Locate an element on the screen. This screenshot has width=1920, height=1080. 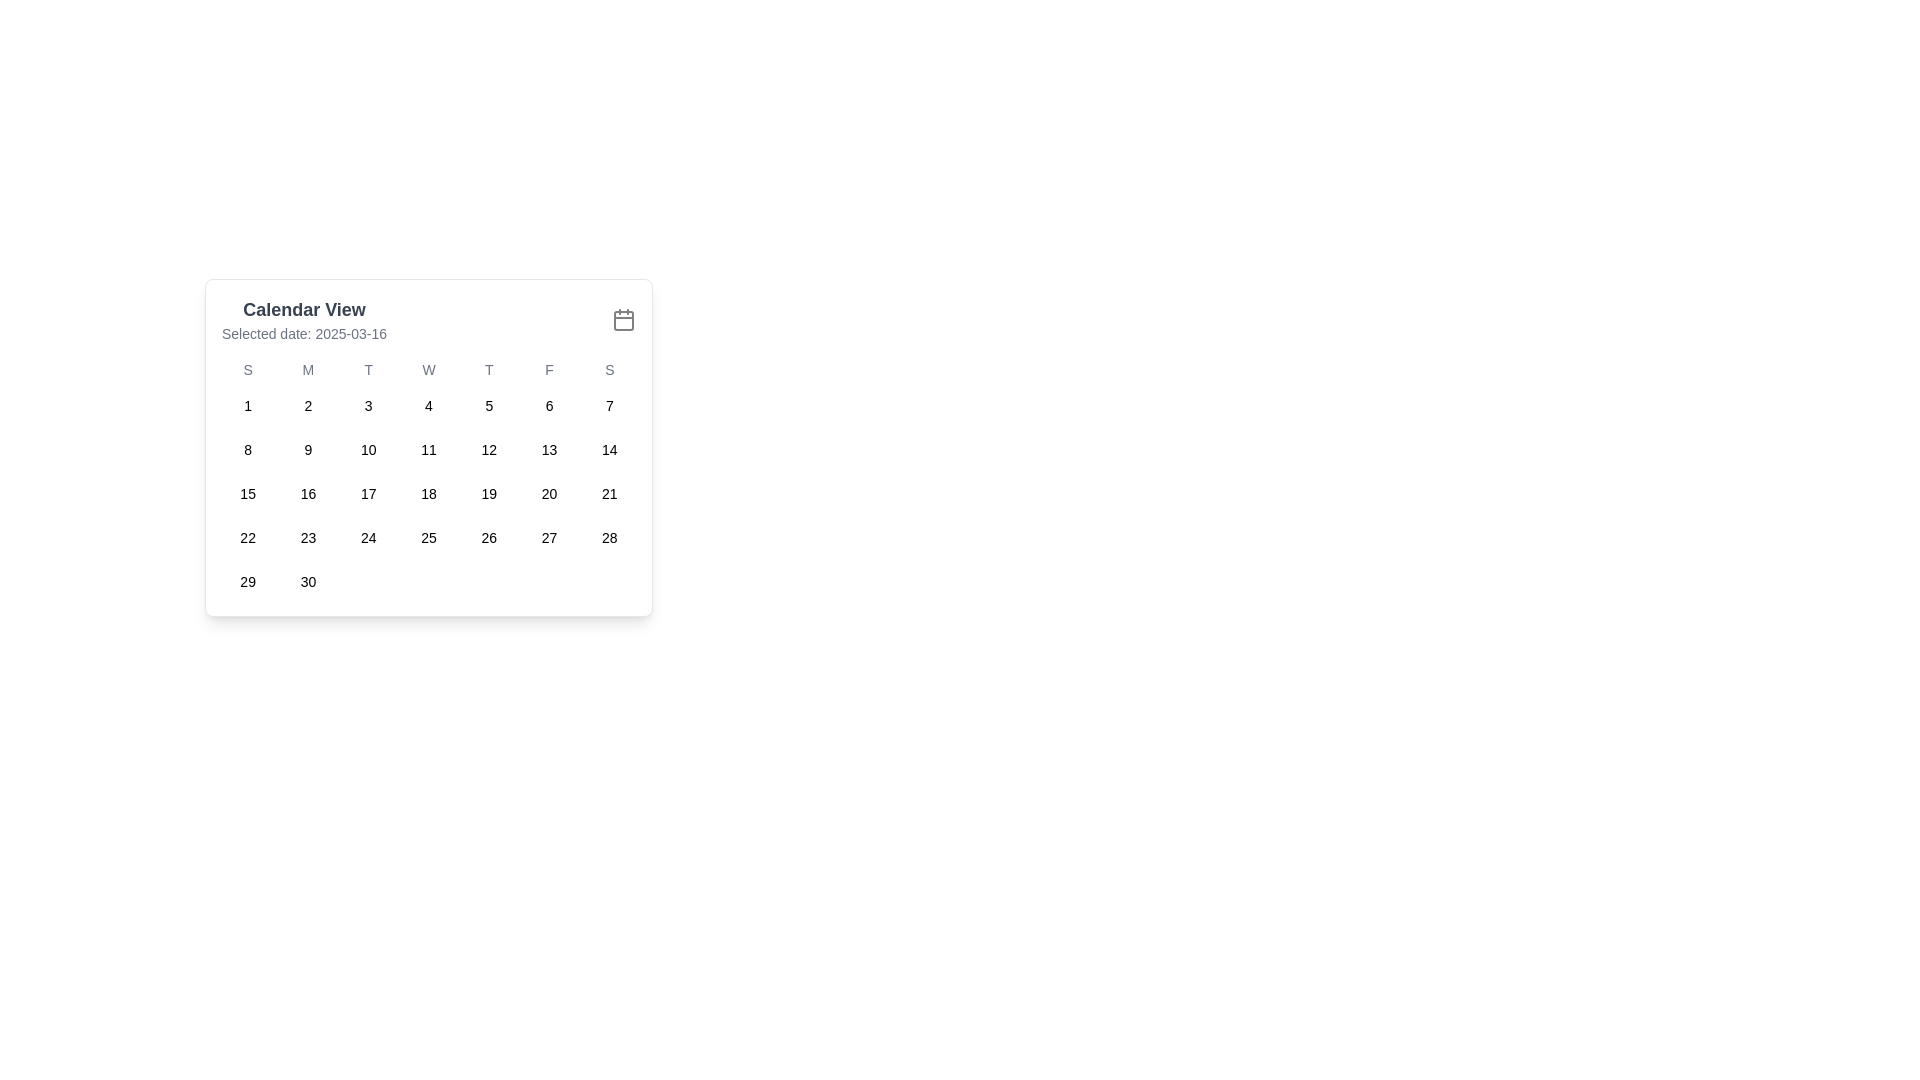
the date cell representing the 12th of the month in the calendar is located at coordinates (489, 450).